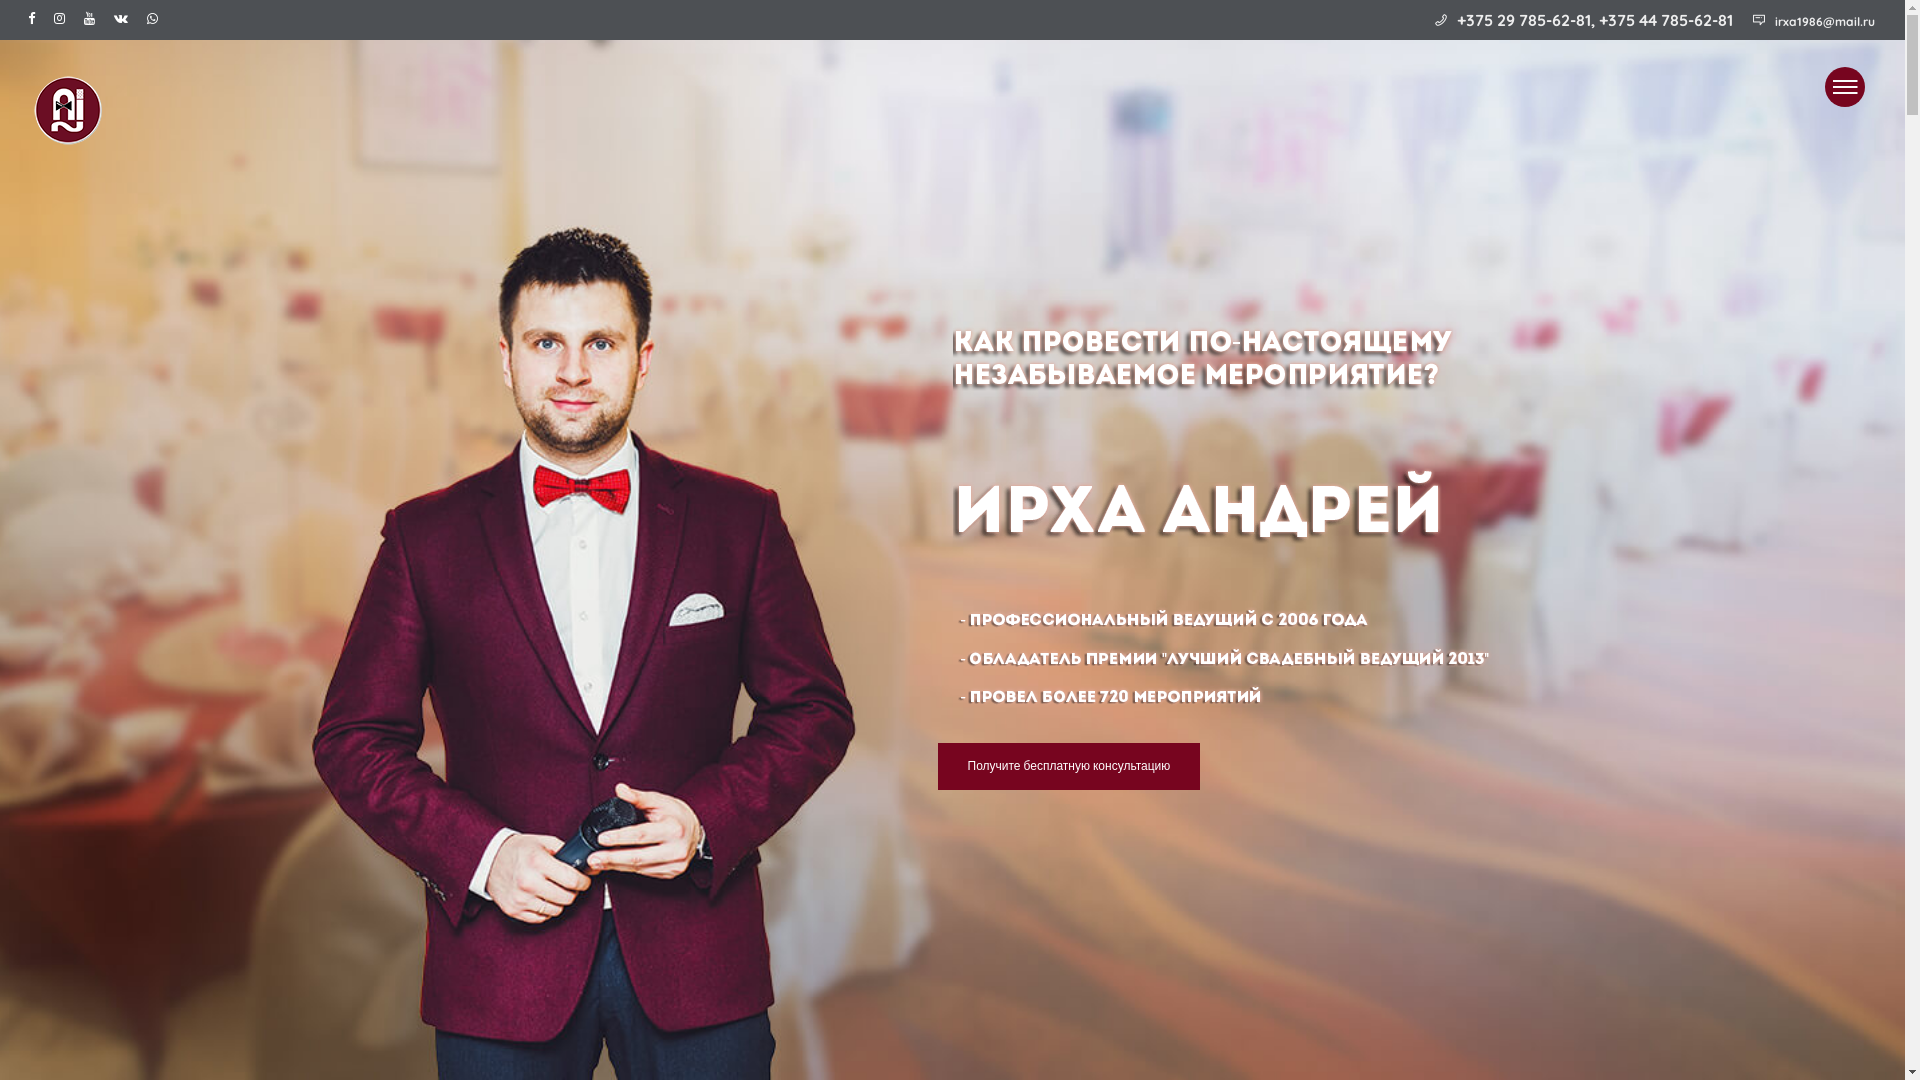 This screenshot has width=1920, height=1080. What do you see at coordinates (63, 17) in the screenshot?
I see `'Instagram'` at bounding box center [63, 17].